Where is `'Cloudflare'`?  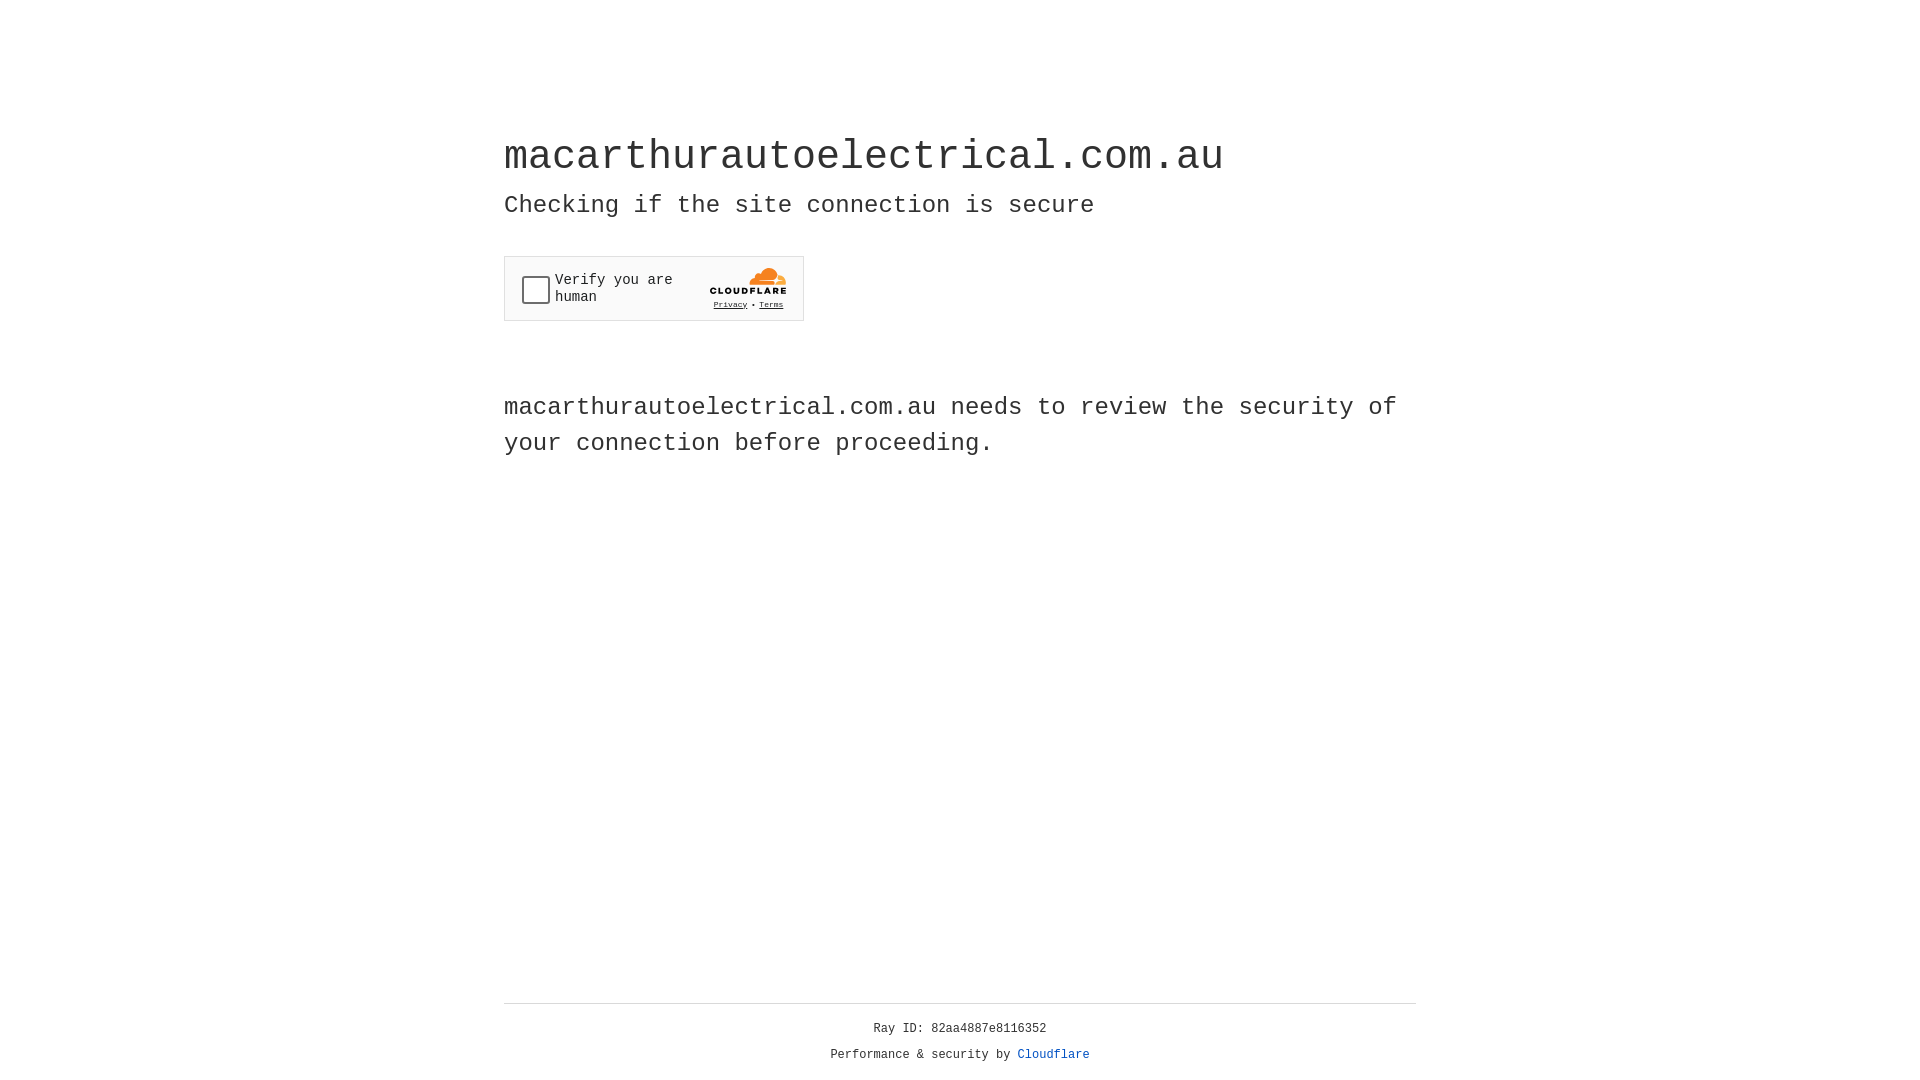
'Cloudflare' is located at coordinates (1053, 1054).